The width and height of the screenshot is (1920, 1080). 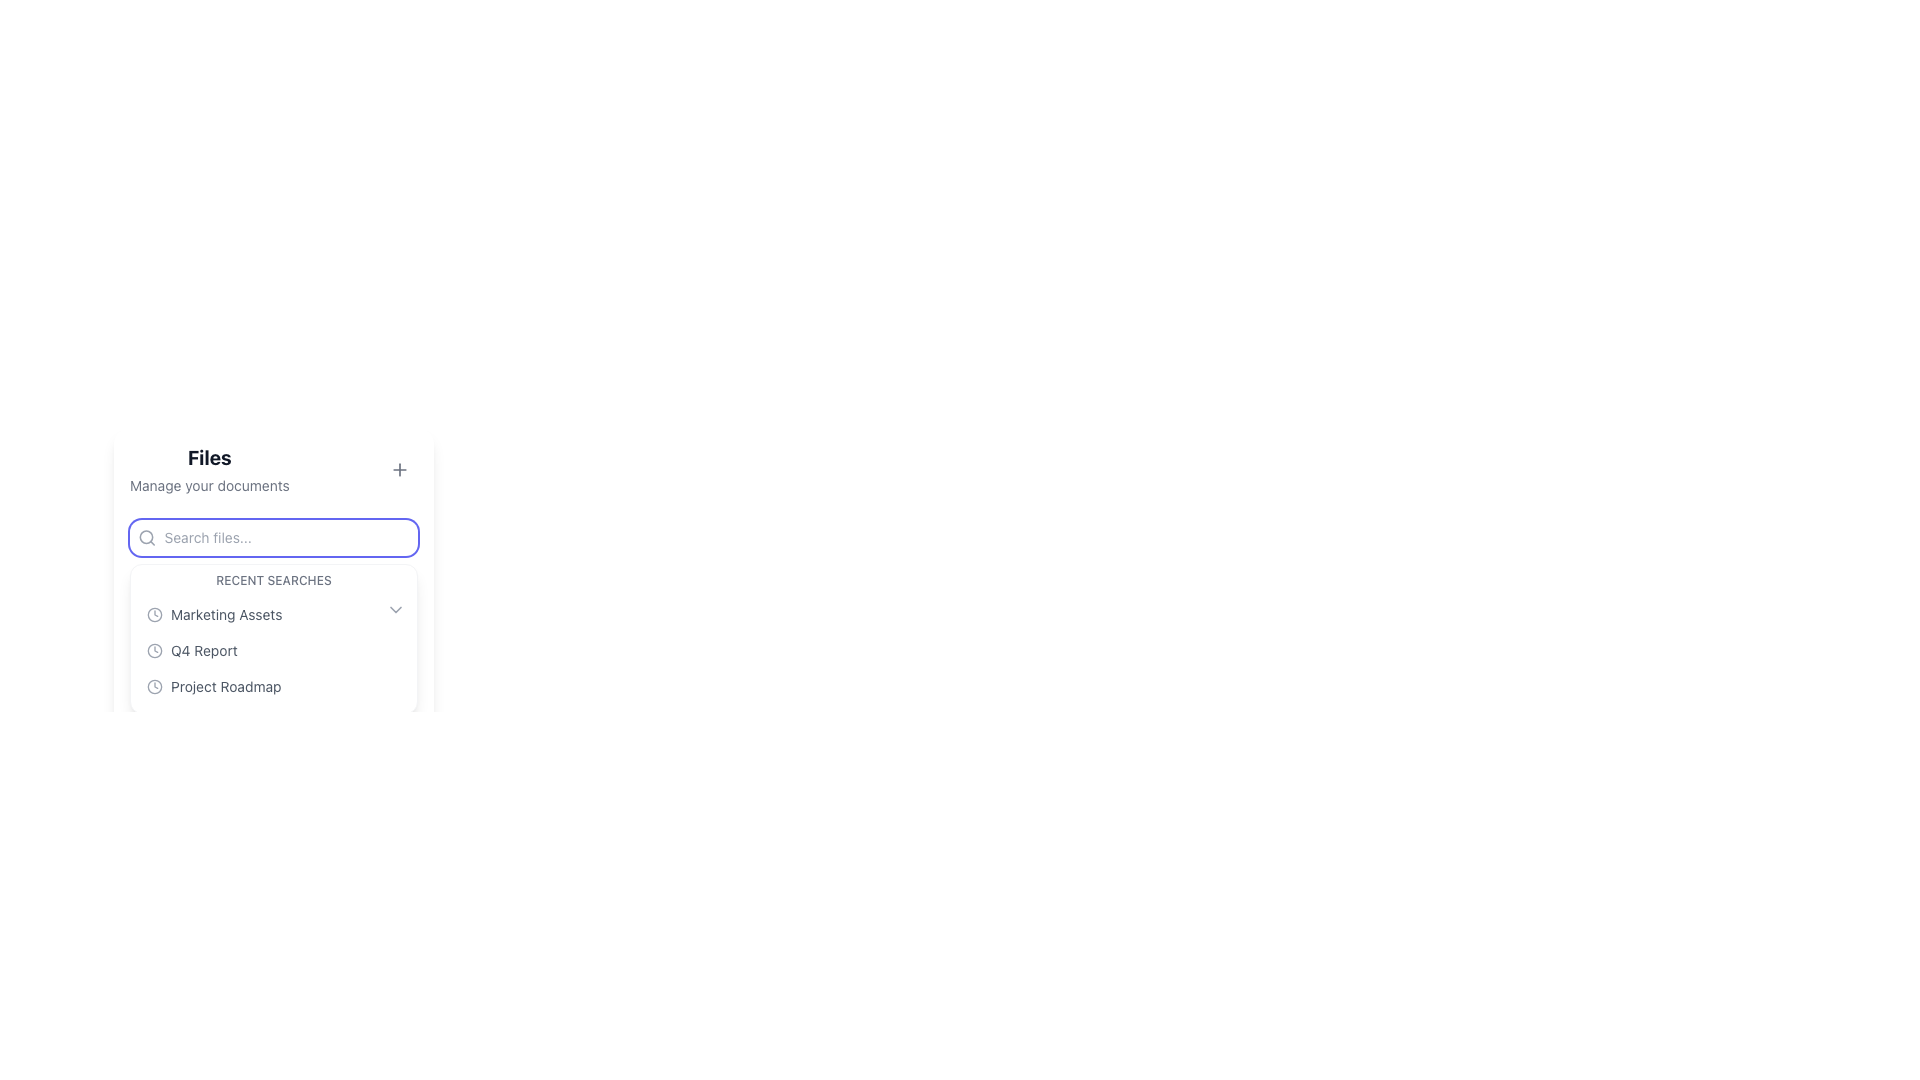 I want to click on the first item in the 'RECENT SEARCHES' list, so click(x=272, y=613).